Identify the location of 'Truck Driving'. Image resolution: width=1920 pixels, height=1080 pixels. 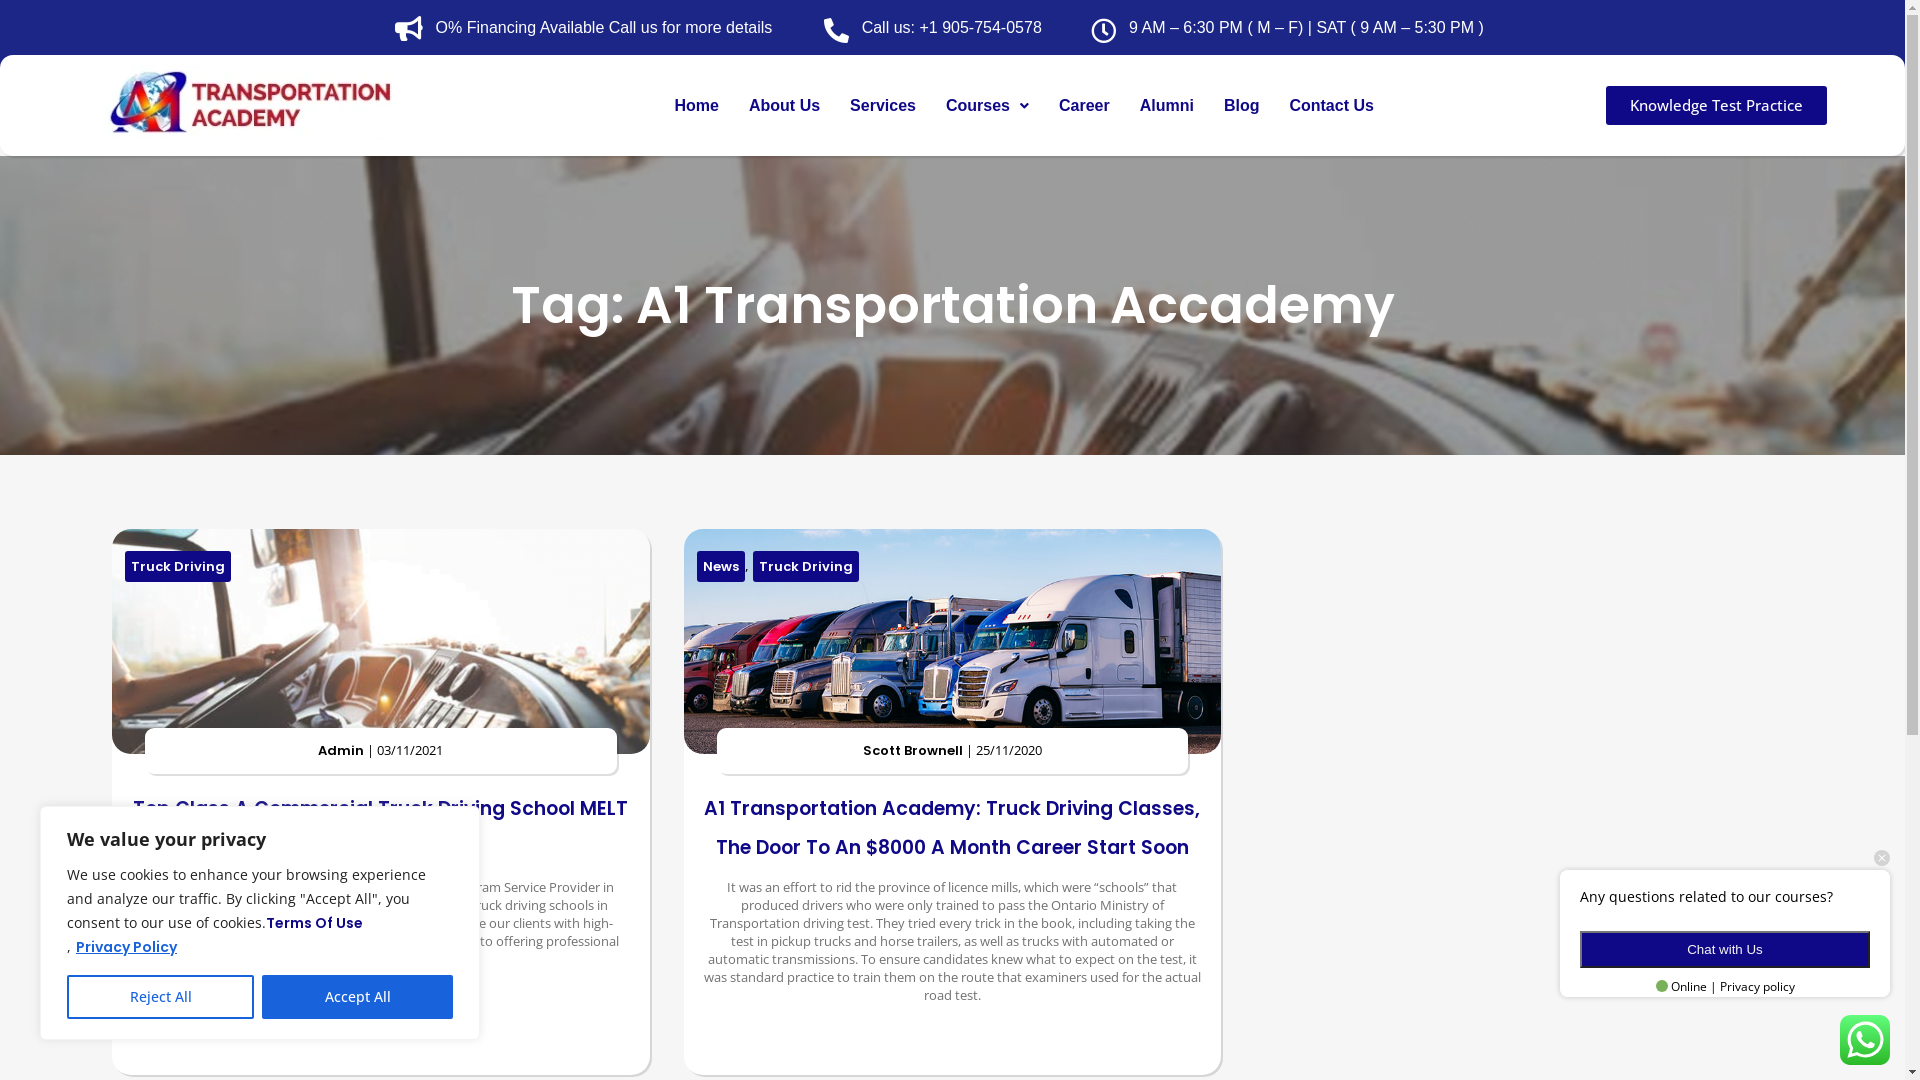
(806, 566).